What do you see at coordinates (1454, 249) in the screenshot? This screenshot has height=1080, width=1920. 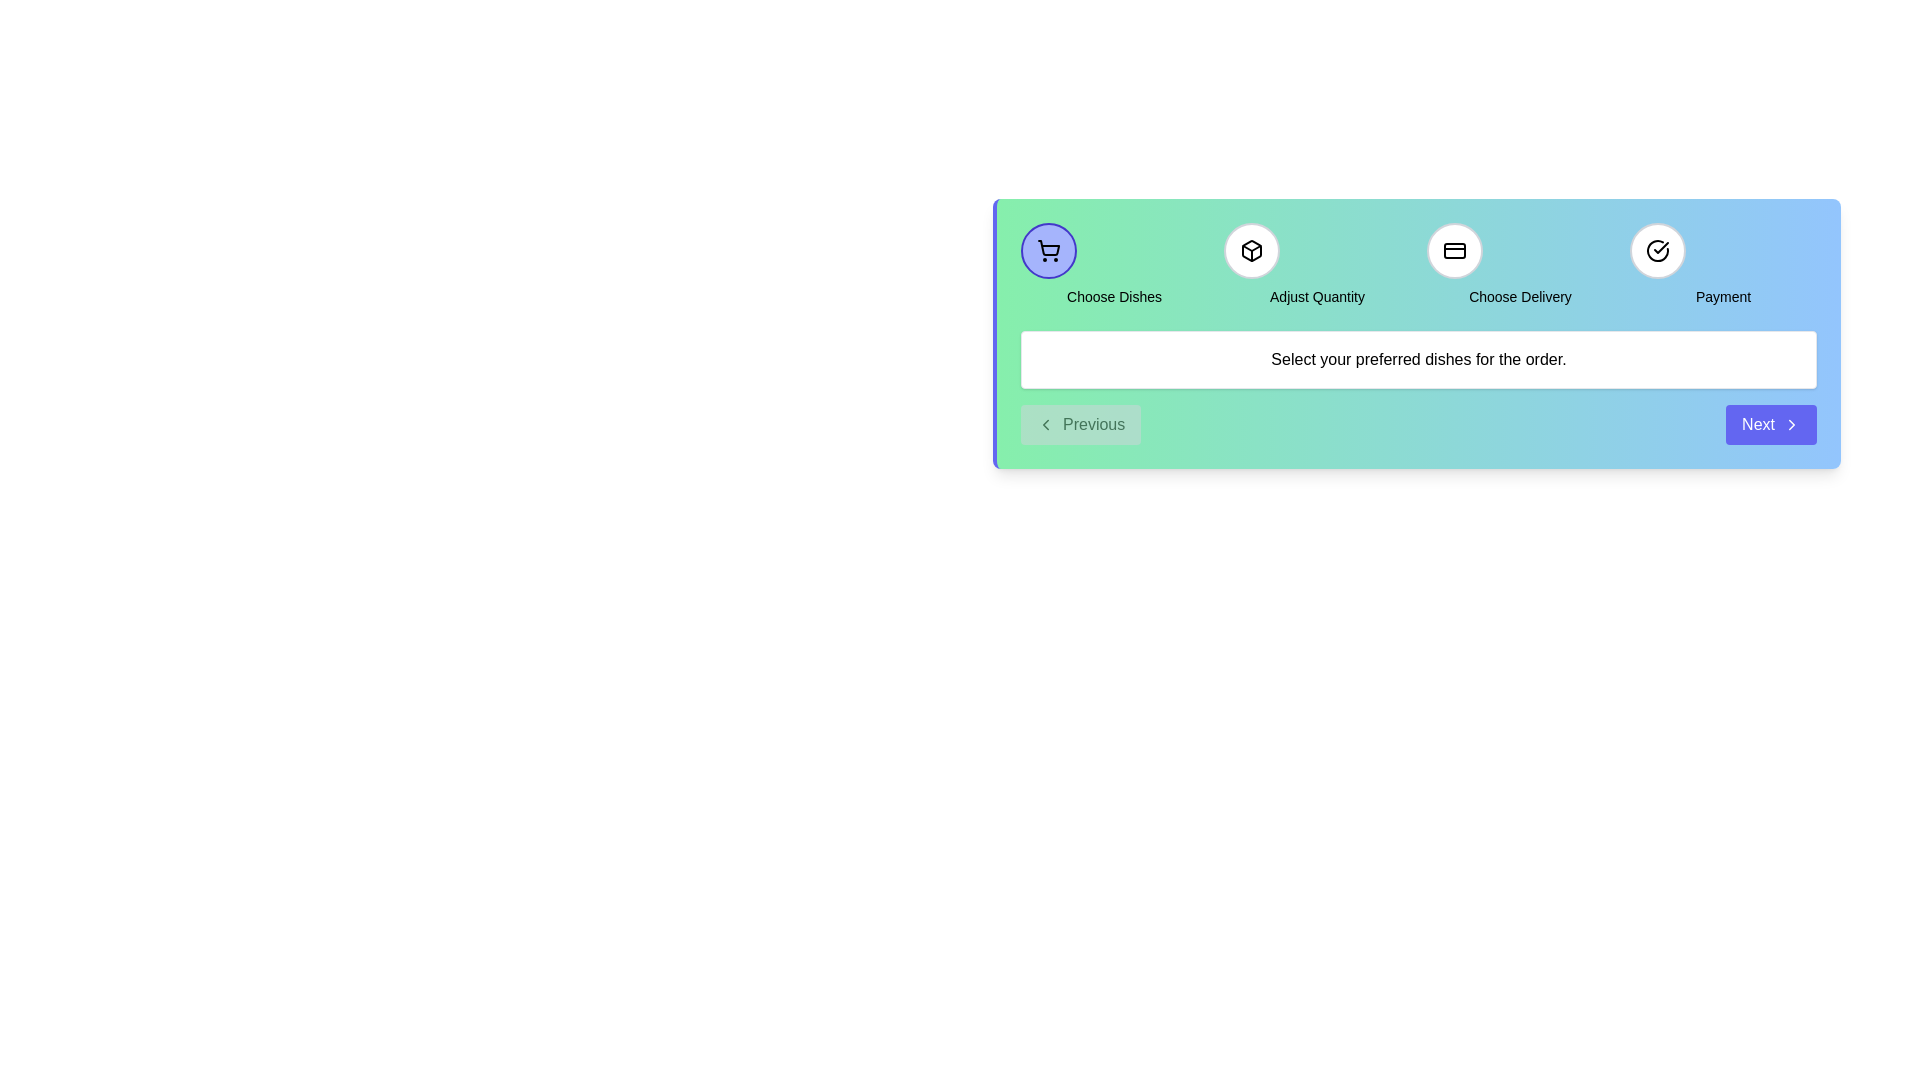 I see `the third credit card-like icon from the left, which is located inside a circular button at the top of the multi-step order process interface` at bounding box center [1454, 249].